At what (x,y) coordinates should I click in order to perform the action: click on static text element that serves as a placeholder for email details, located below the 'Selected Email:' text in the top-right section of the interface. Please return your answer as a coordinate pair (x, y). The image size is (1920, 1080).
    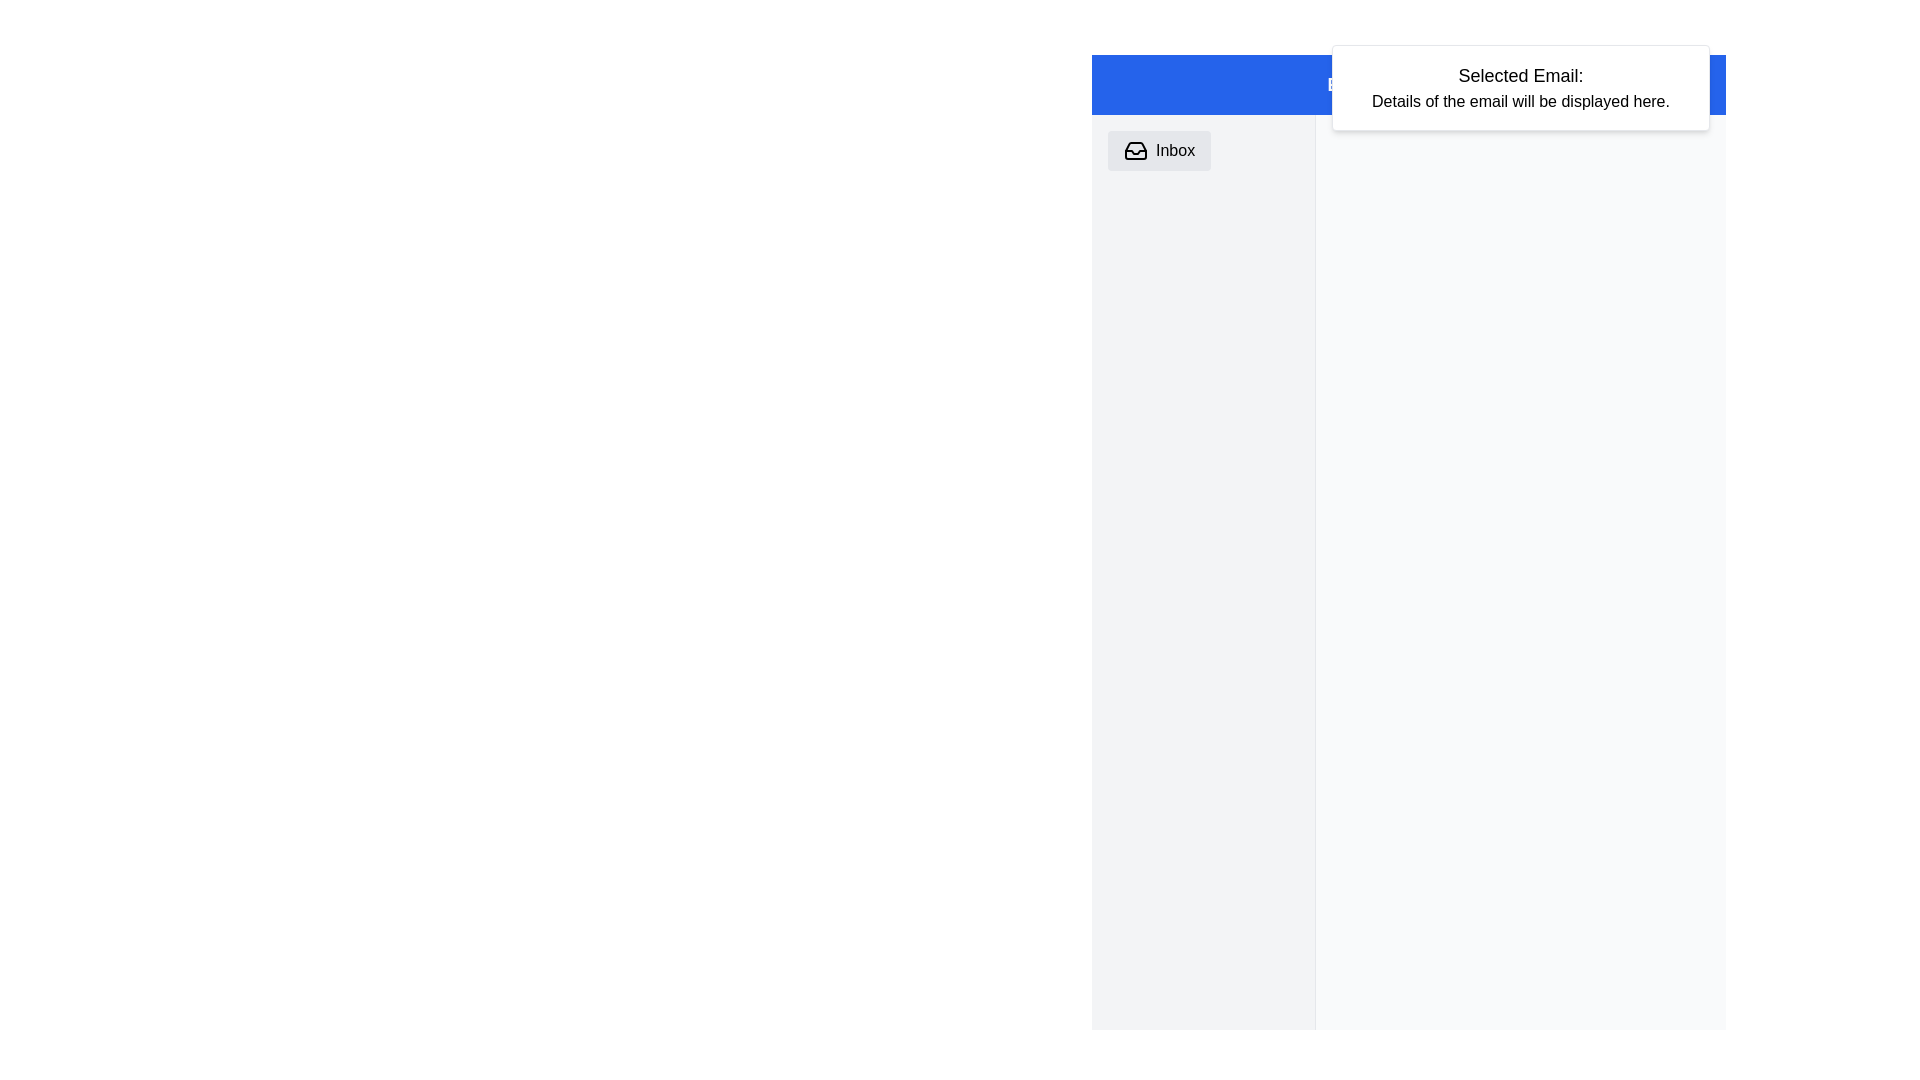
    Looking at the image, I should click on (1520, 101).